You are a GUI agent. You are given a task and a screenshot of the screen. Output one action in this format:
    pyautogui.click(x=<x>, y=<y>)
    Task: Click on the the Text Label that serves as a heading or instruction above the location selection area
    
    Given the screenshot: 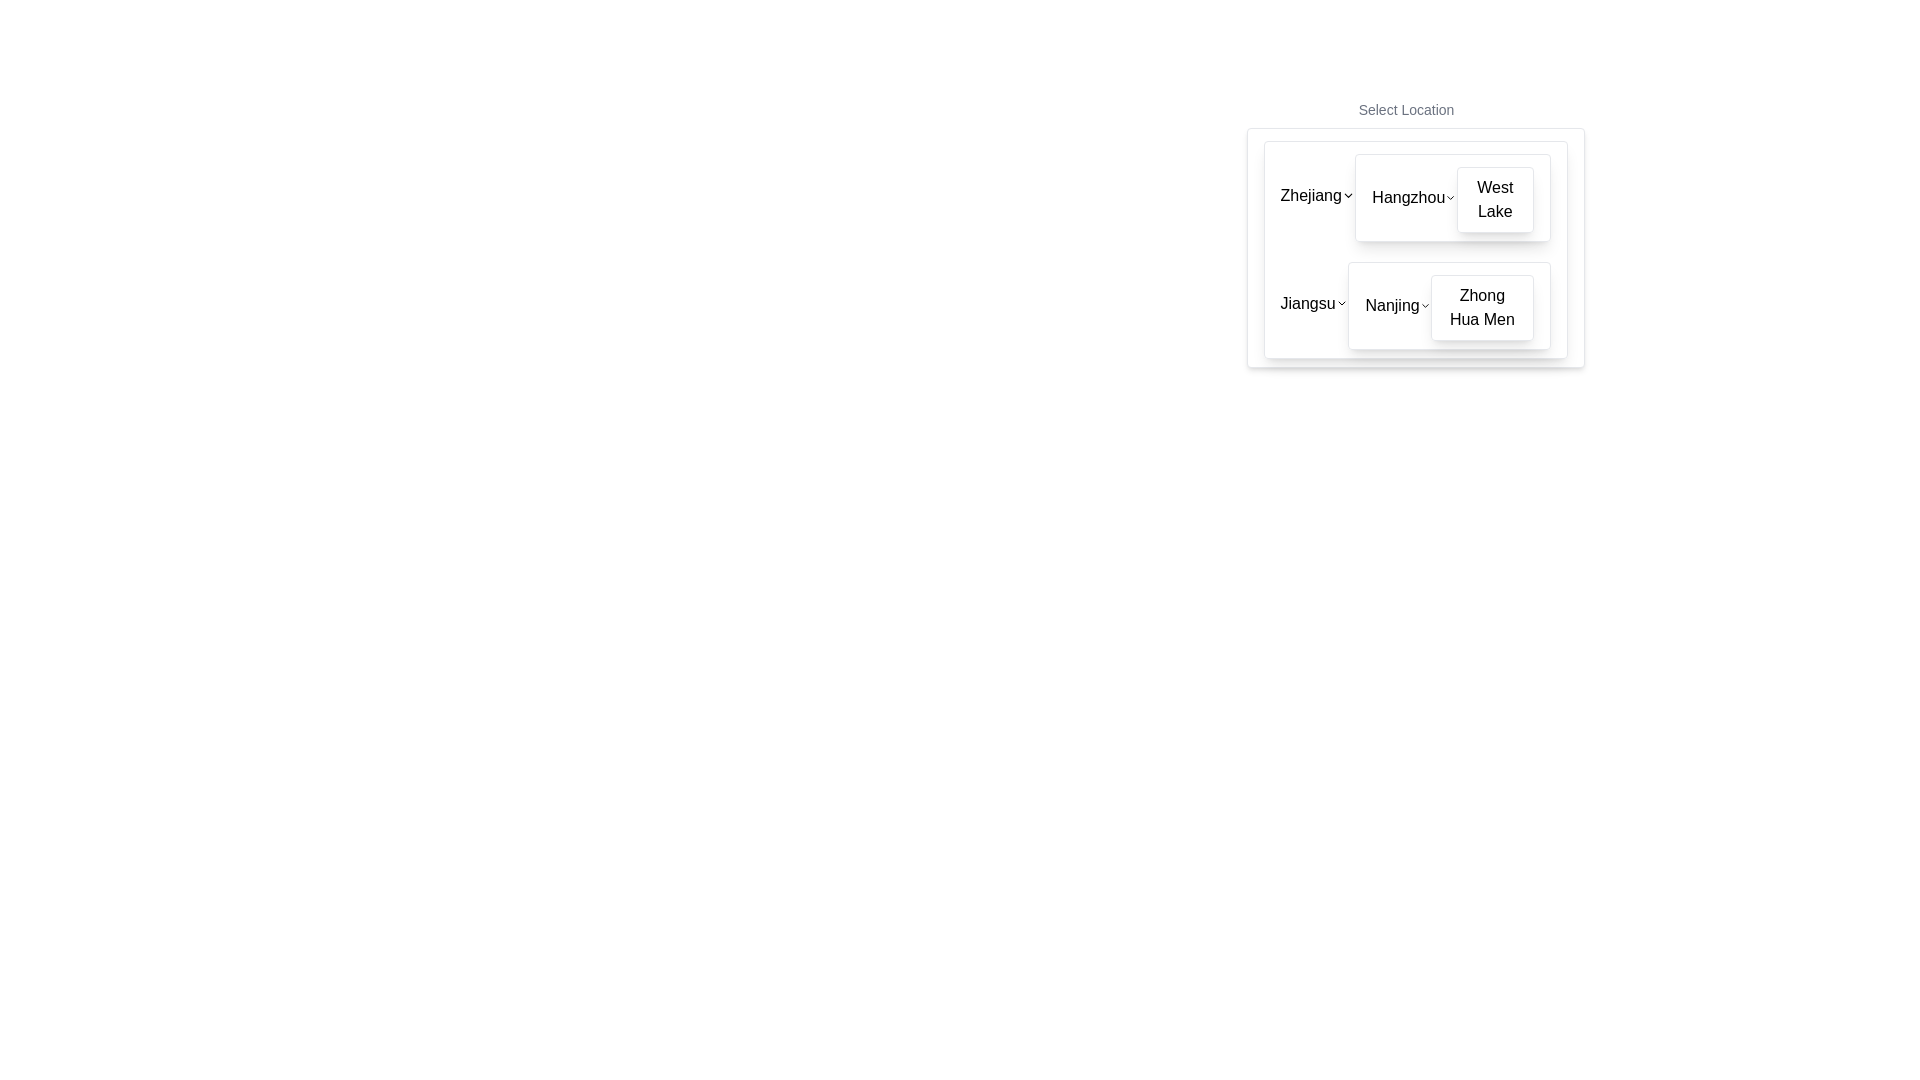 What is the action you would take?
    pyautogui.click(x=1405, y=110)
    